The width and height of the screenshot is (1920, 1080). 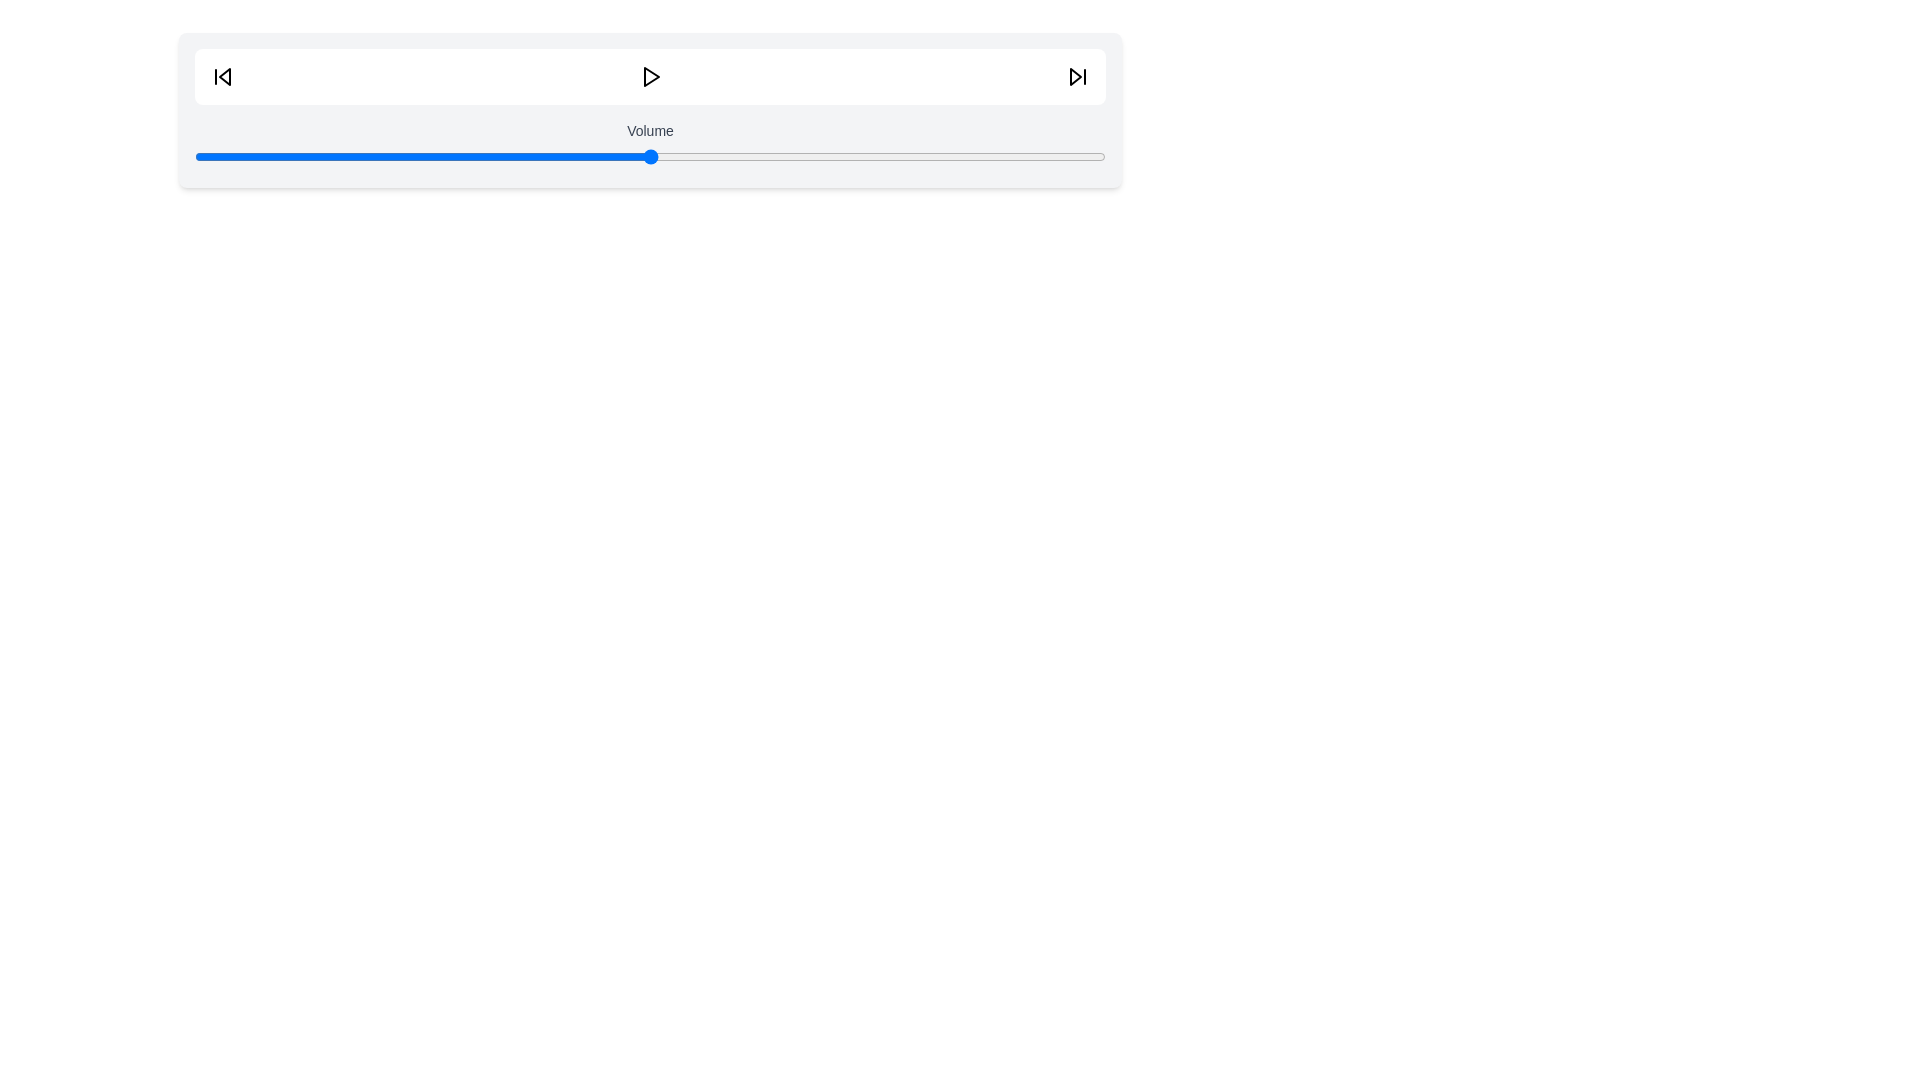 I want to click on the distinct triangular play button located near the center of the control bar area to initiate playback, so click(x=651, y=76).